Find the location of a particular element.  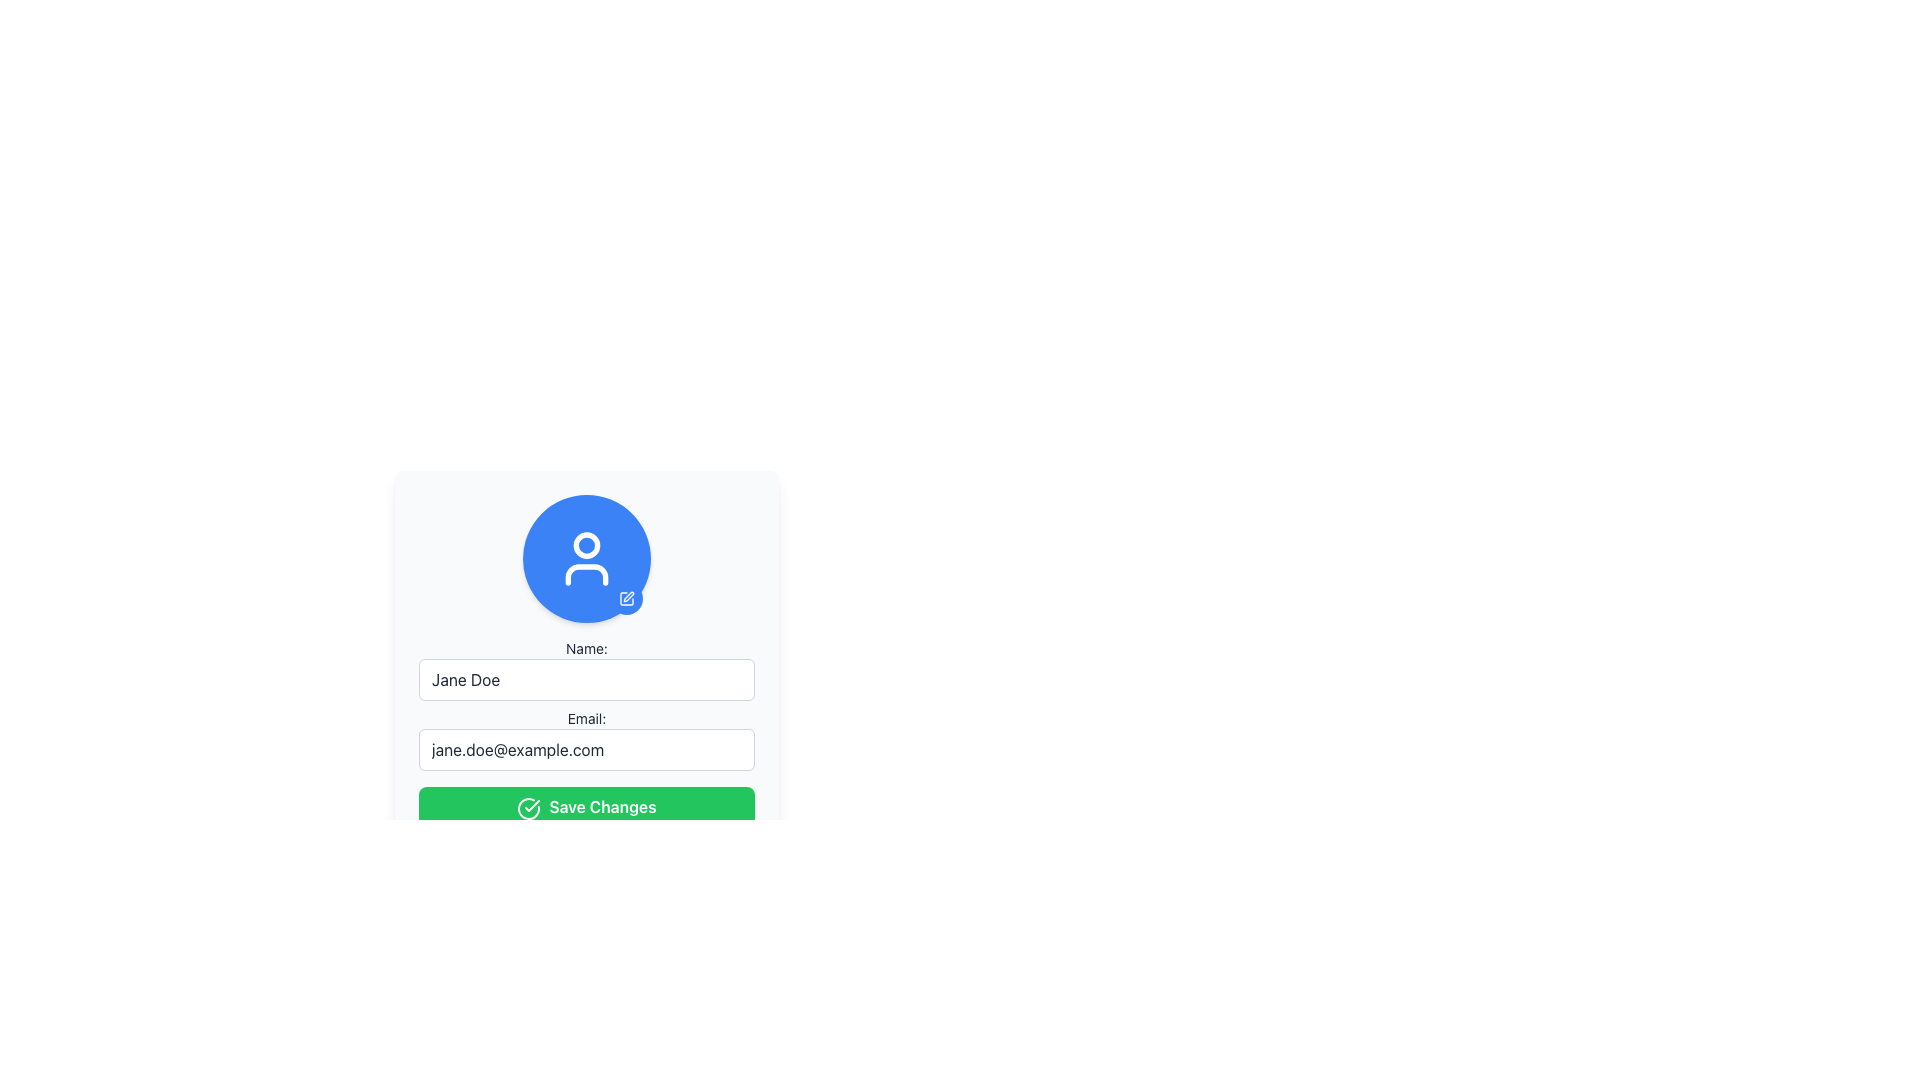

the user profile icon located in the blue circular area above the form section of the page, which is part of the main user profile card's layout is located at coordinates (585, 559).